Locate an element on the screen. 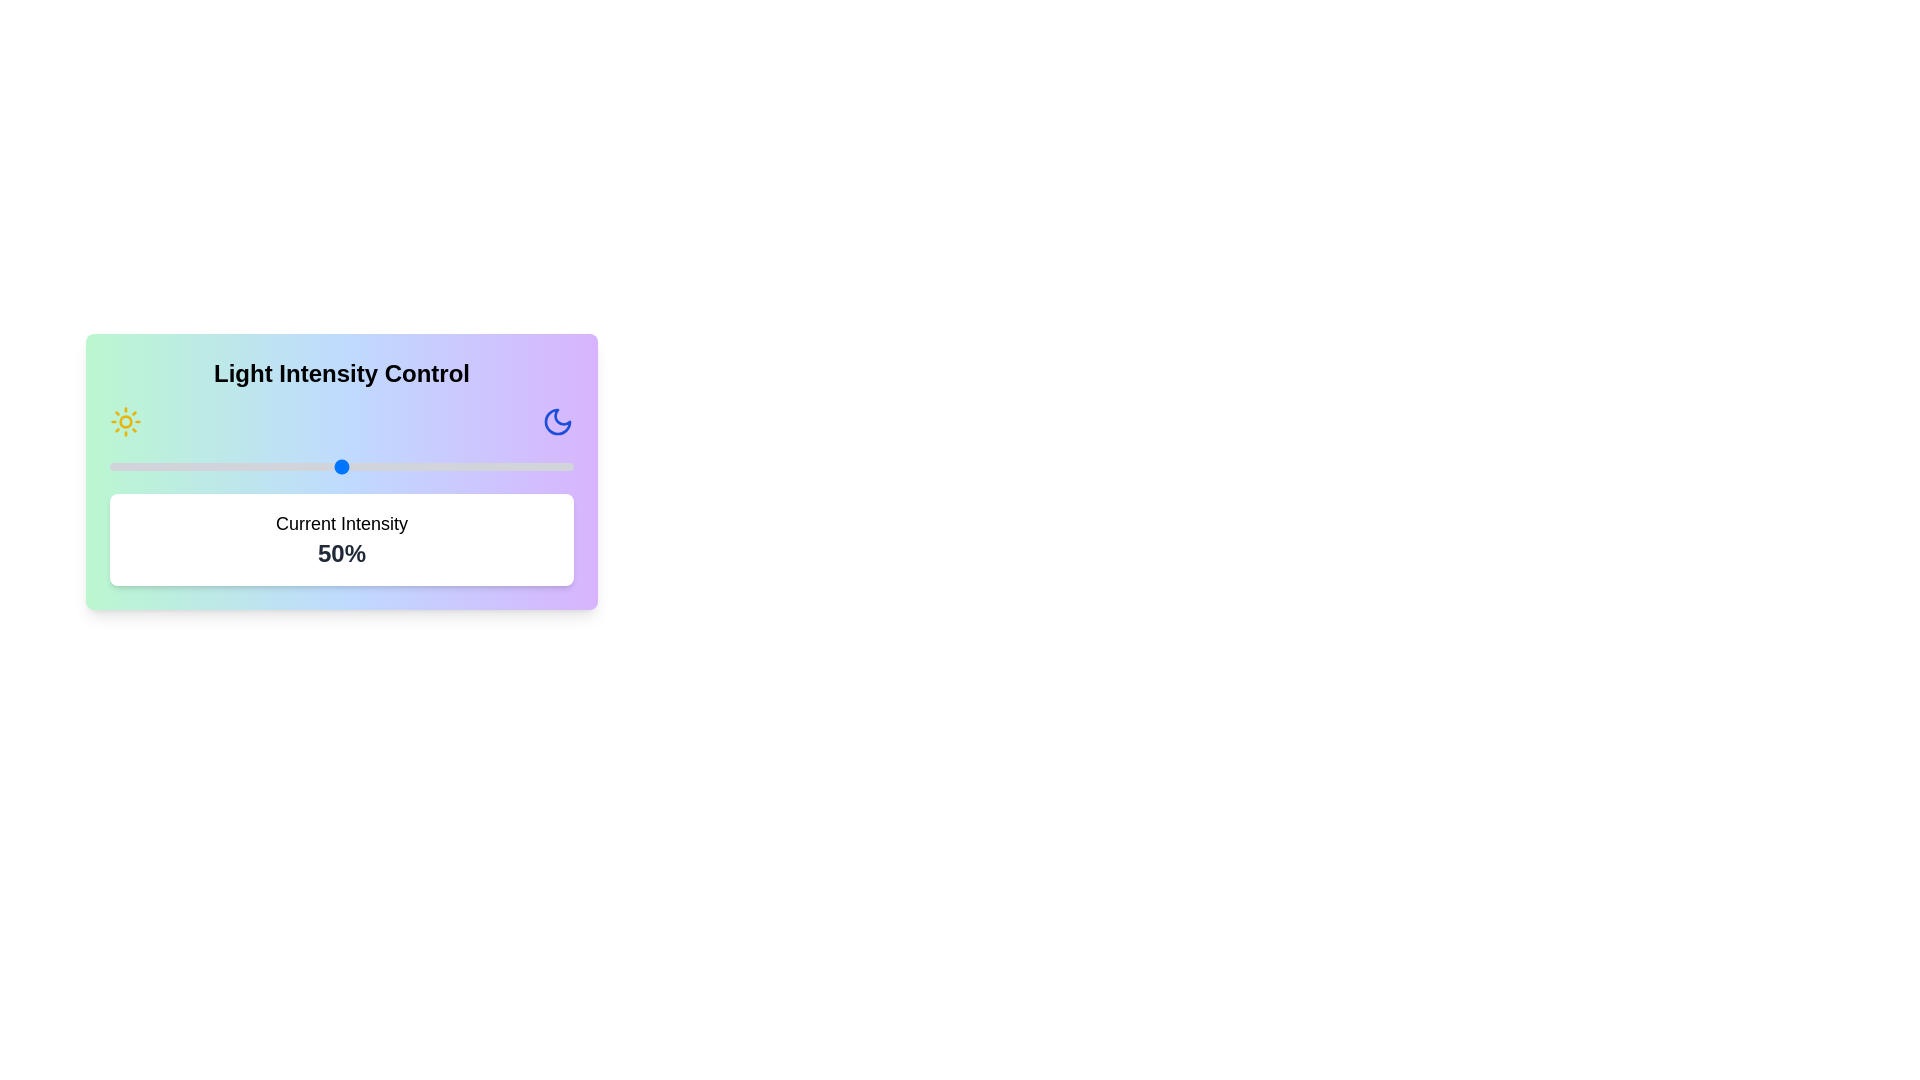 Image resolution: width=1920 pixels, height=1080 pixels. the light intensity is located at coordinates (546, 466).